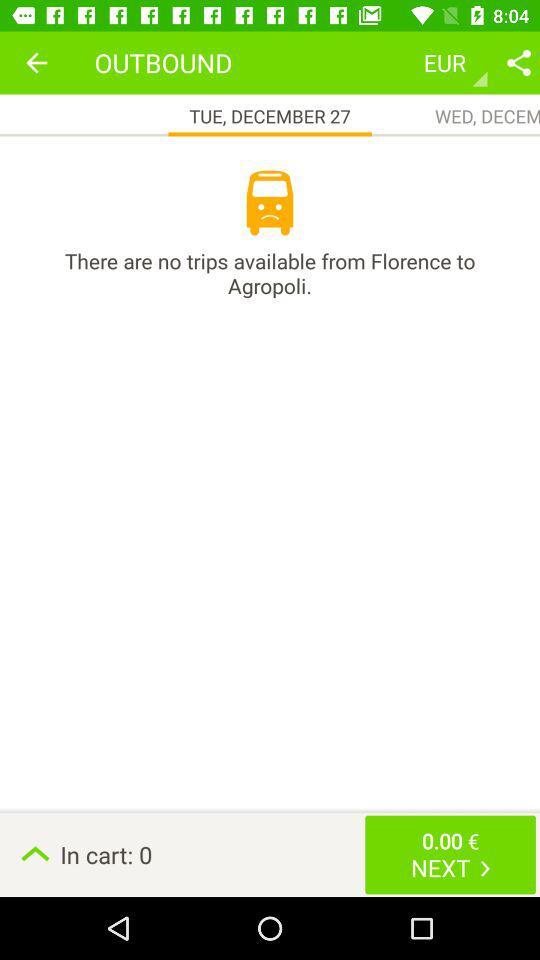 This screenshot has width=540, height=960. What do you see at coordinates (518, 62) in the screenshot?
I see `the item to the right of the eur item` at bounding box center [518, 62].